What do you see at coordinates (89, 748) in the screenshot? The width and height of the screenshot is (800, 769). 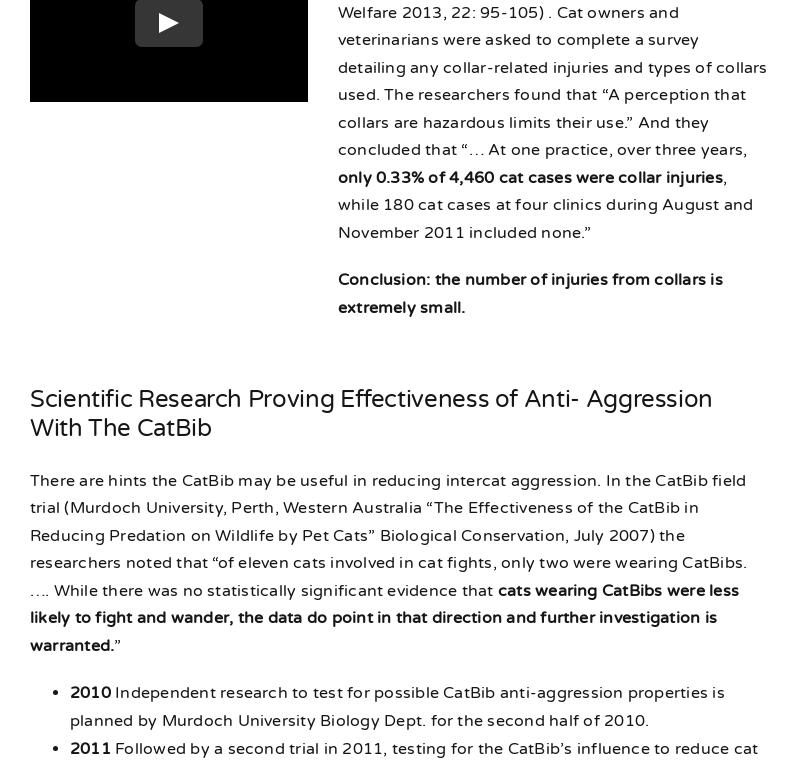 I see `'2011'` at bounding box center [89, 748].